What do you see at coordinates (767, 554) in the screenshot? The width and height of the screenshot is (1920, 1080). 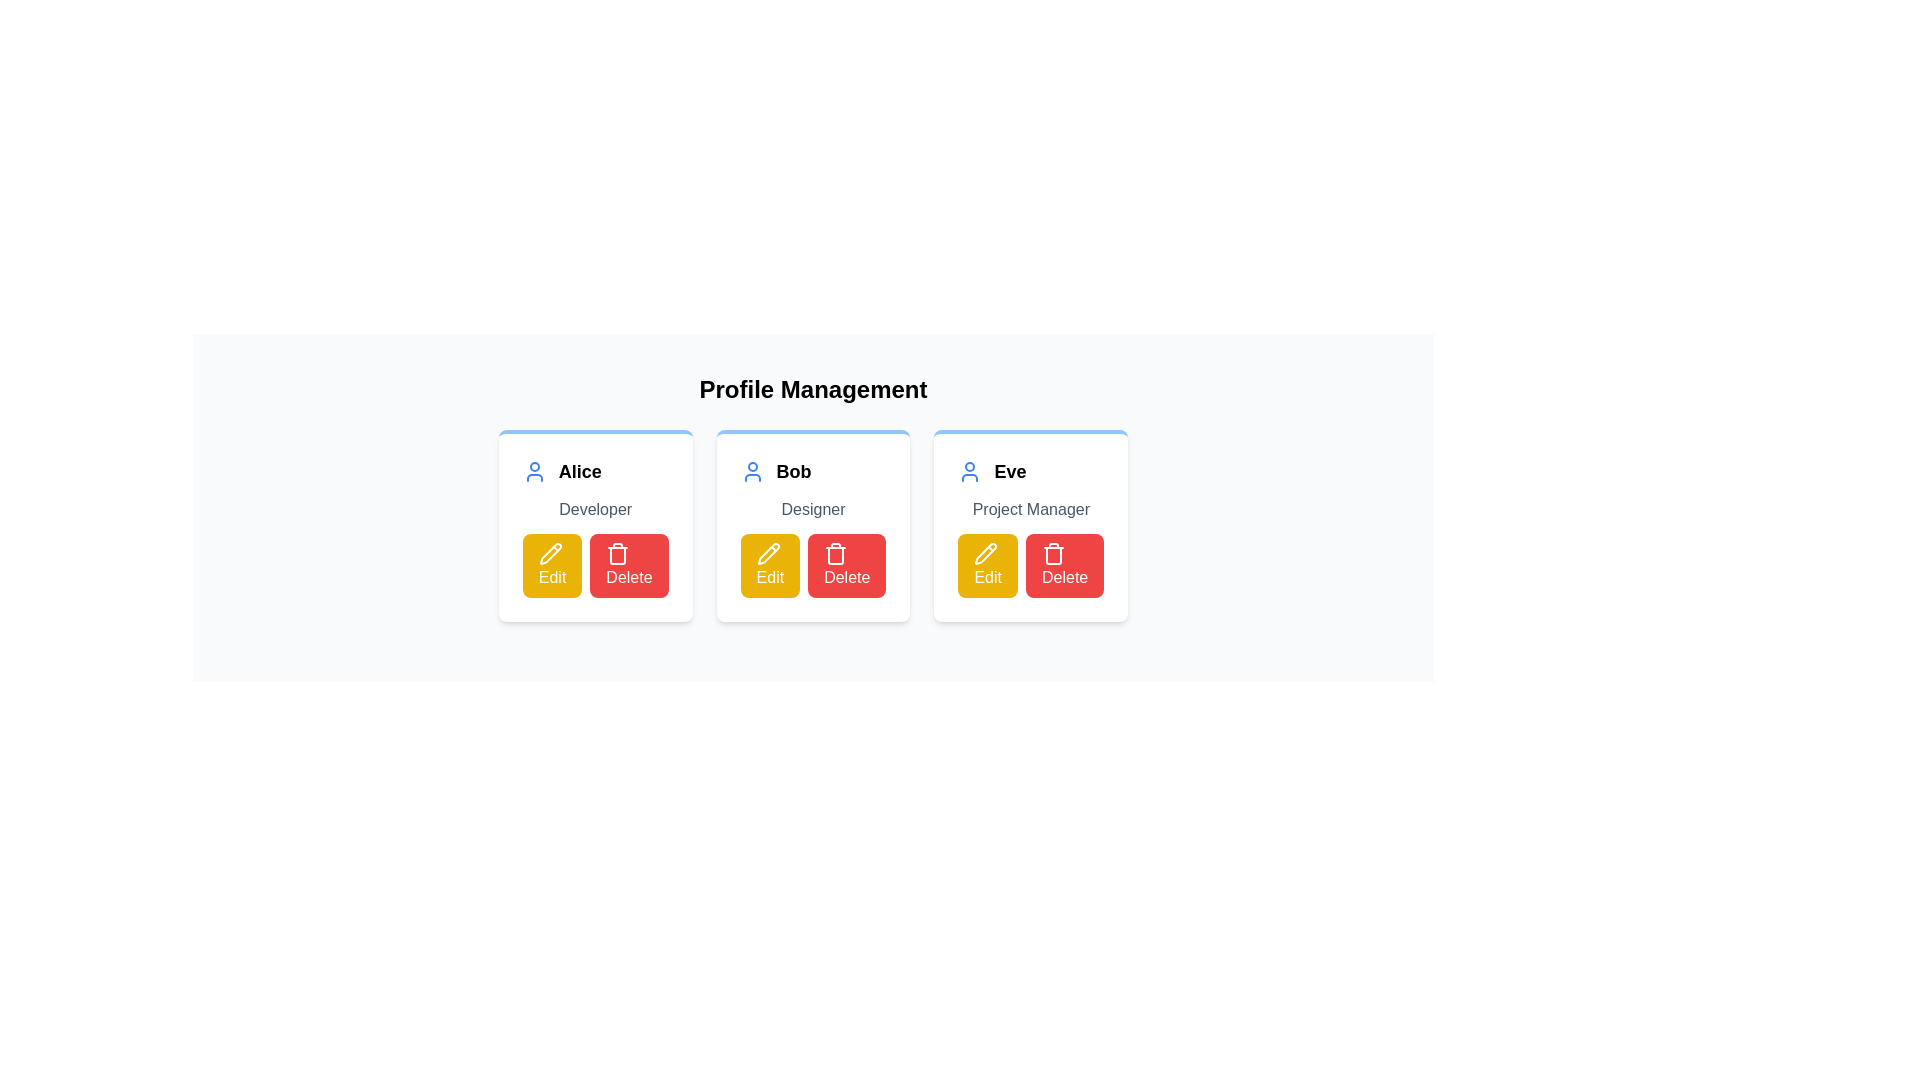 I see `the edit button for Bob's profile in the Profile Management section` at bounding box center [767, 554].